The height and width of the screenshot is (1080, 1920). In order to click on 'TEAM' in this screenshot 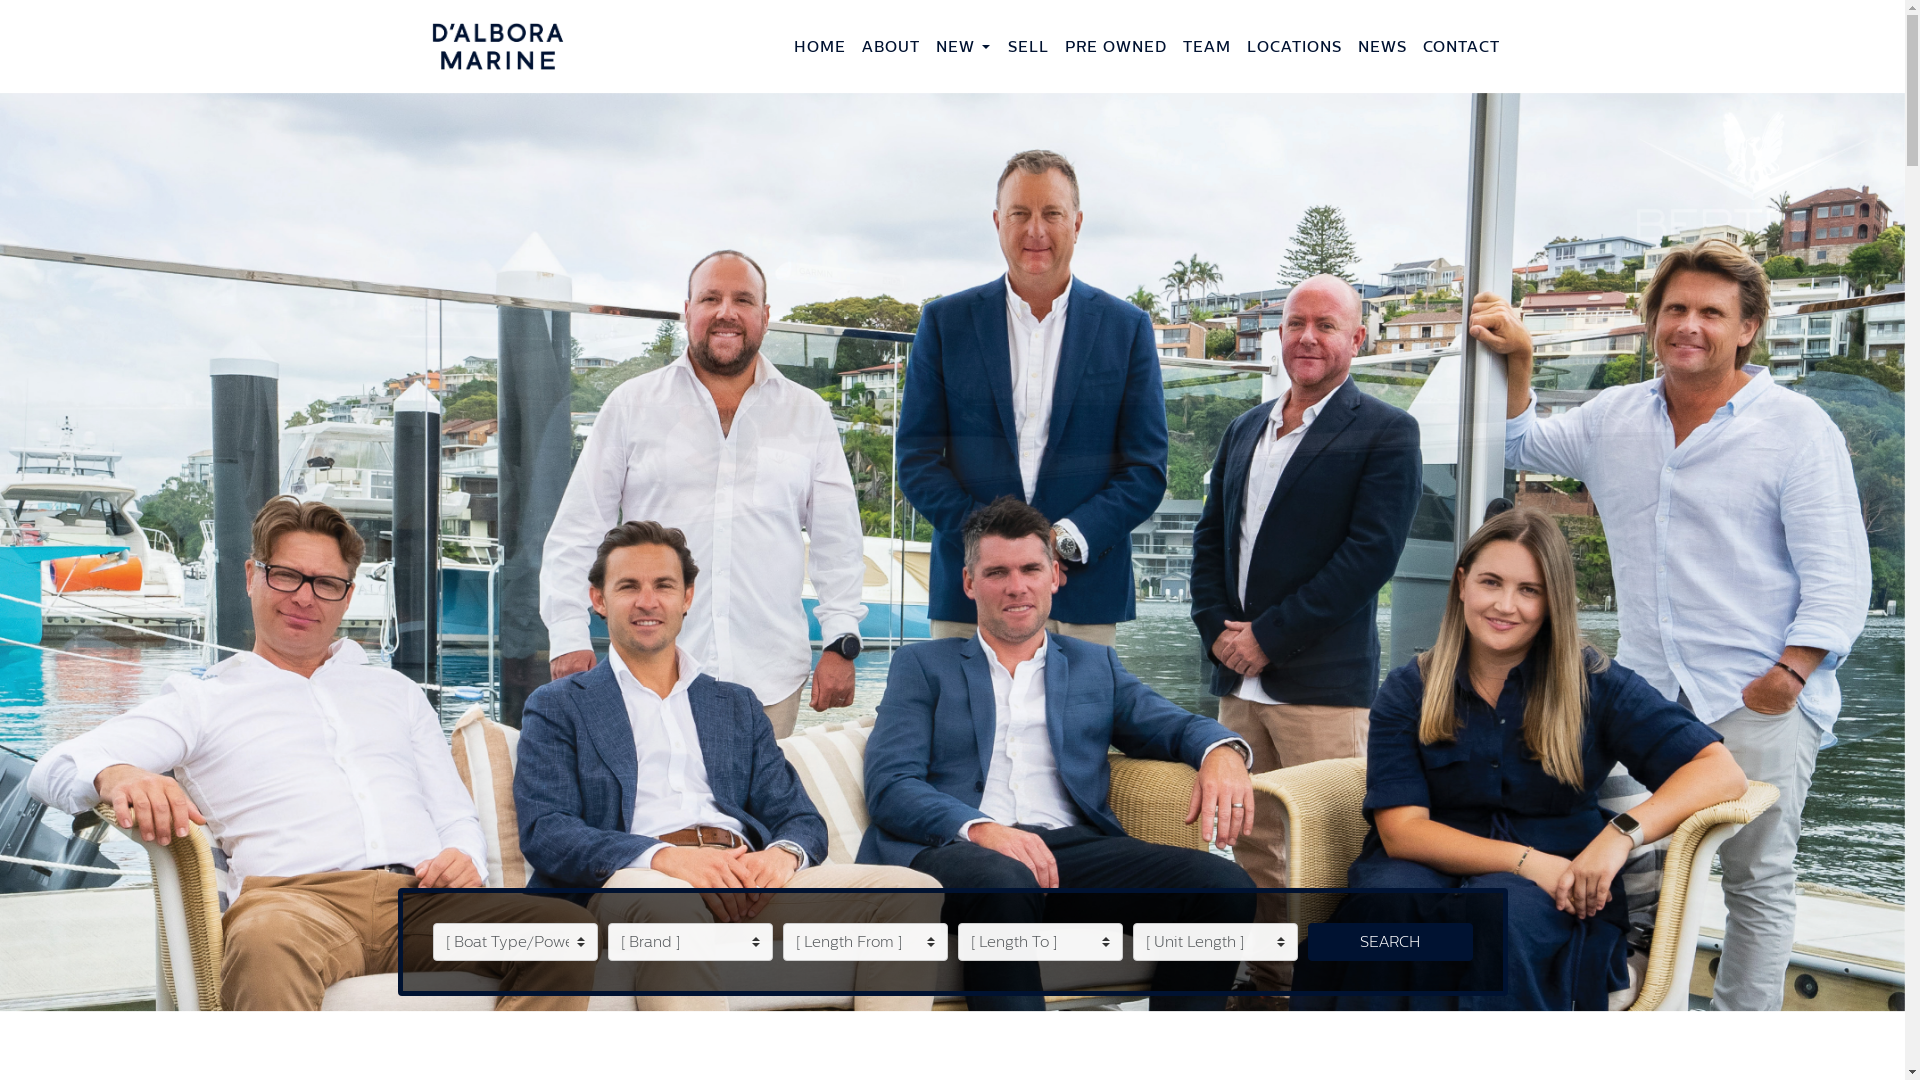, I will do `click(1174, 45)`.